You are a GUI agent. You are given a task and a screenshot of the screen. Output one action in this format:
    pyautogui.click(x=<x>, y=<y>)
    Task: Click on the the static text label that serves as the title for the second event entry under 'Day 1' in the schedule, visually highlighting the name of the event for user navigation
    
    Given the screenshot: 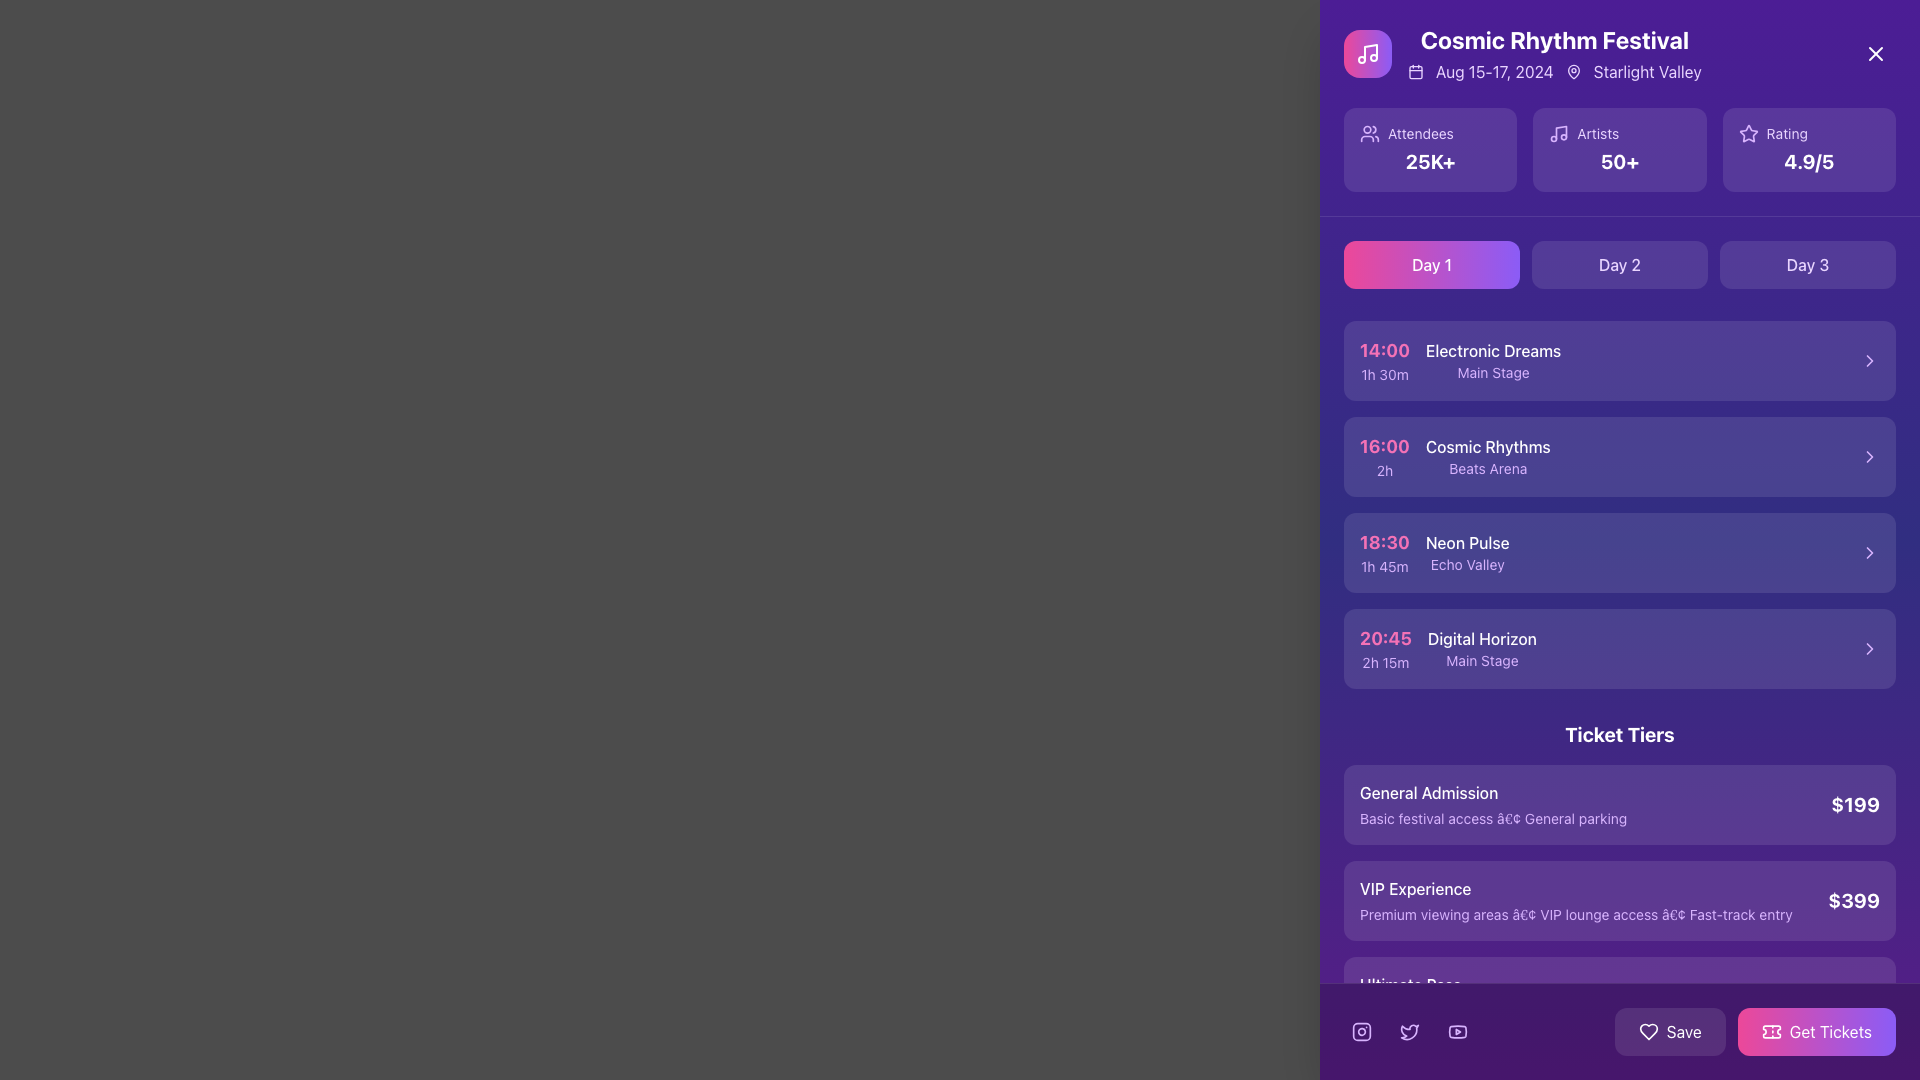 What is the action you would take?
    pyautogui.click(x=1488, y=446)
    